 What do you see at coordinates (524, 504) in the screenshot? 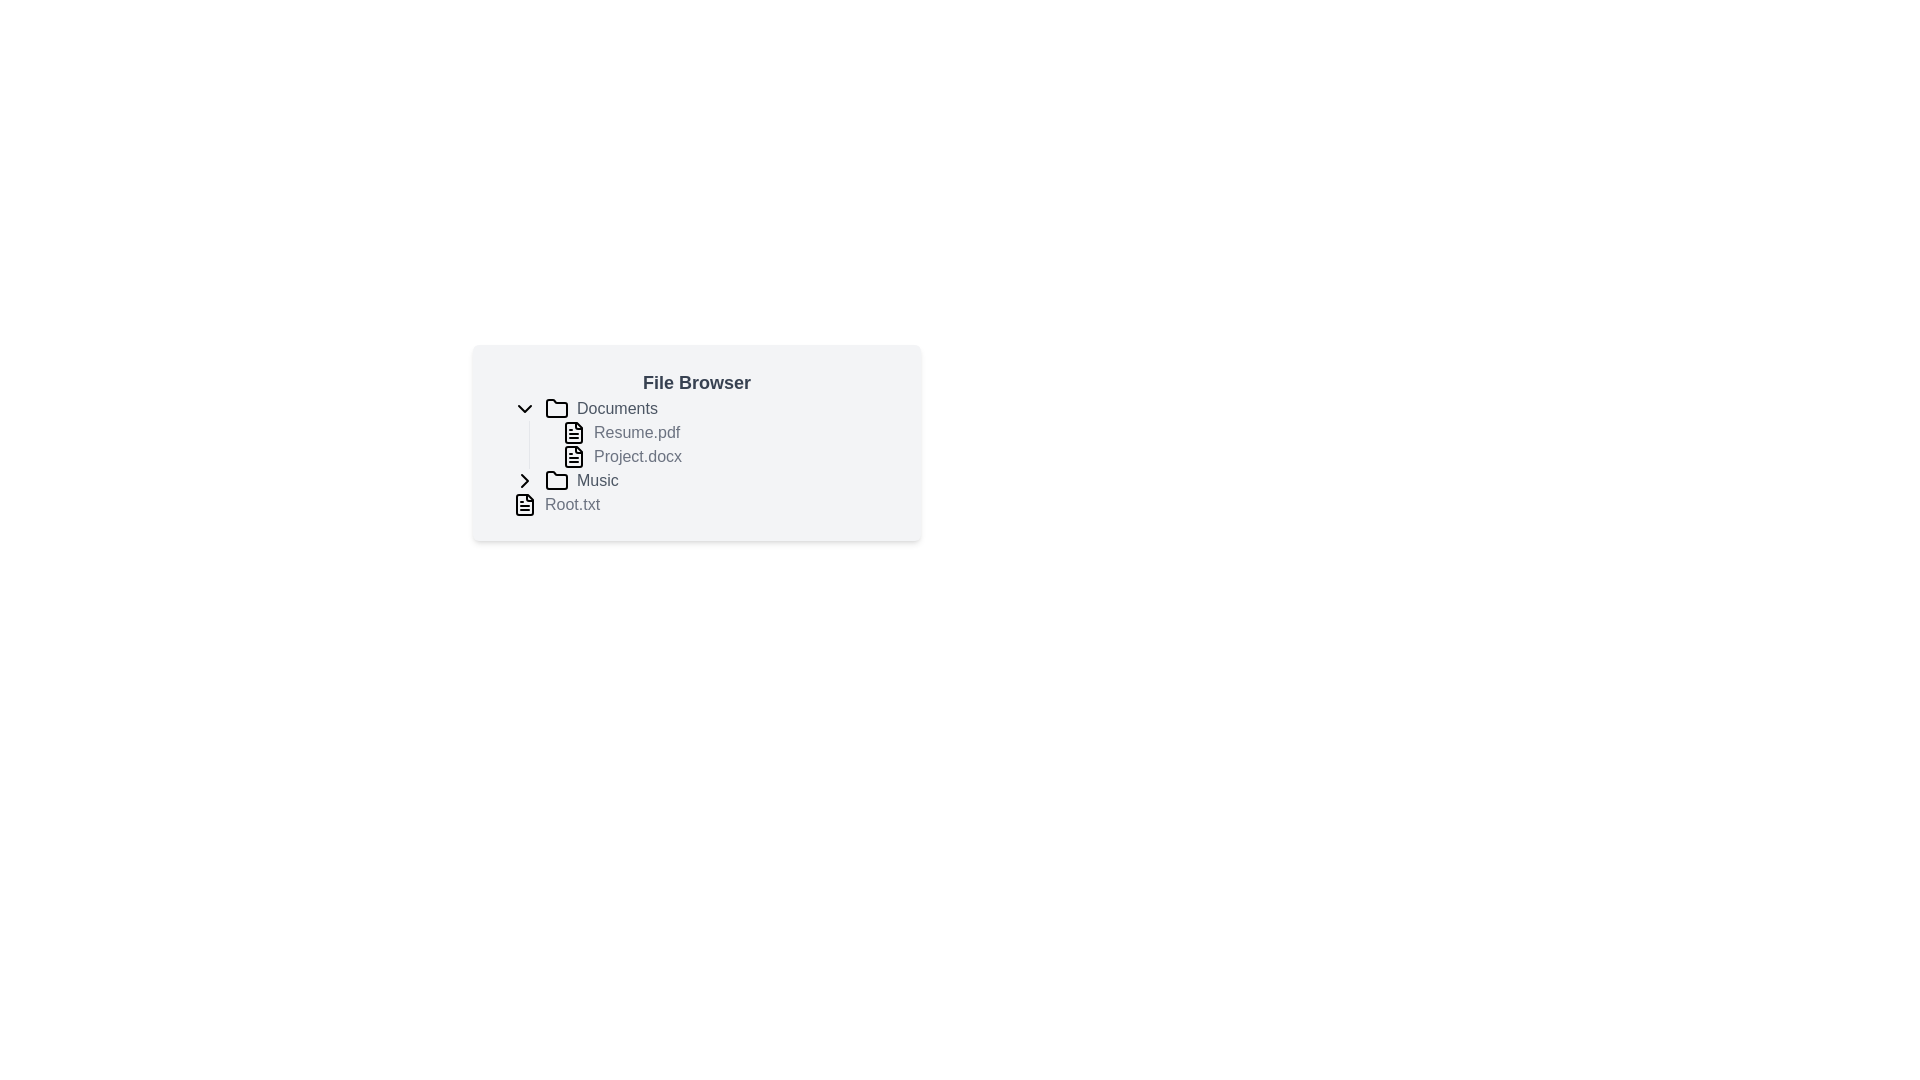
I see `the icon representing a text file, which has a black outline and is located next to the label 'Root.txt' in the file browser interface` at bounding box center [524, 504].